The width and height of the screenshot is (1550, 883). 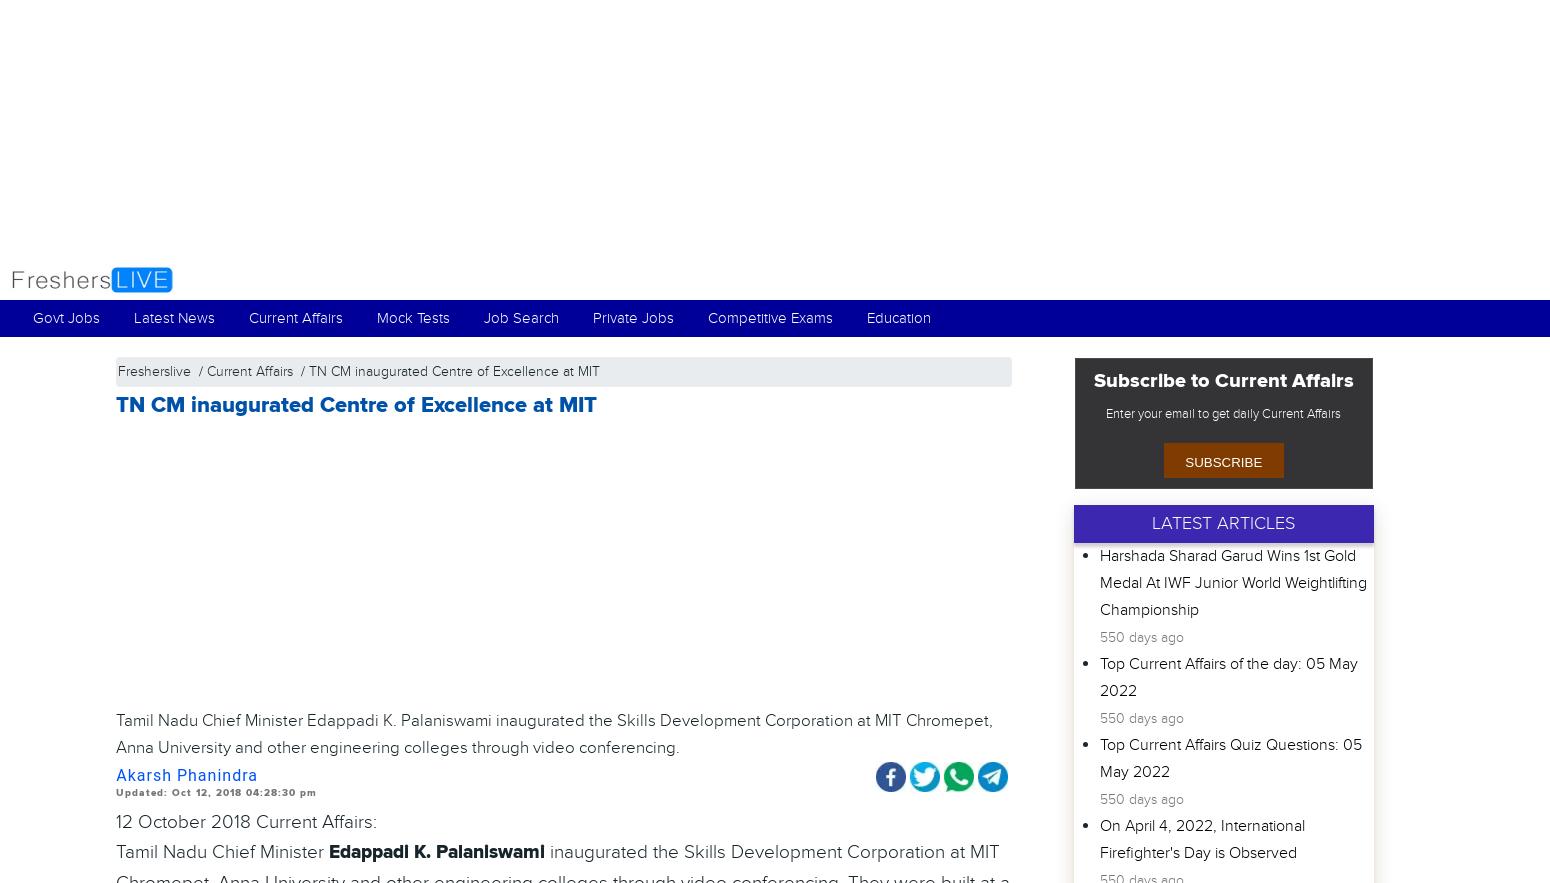 What do you see at coordinates (1222, 380) in the screenshot?
I see `'Subscribe to Current Affairs'` at bounding box center [1222, 380].